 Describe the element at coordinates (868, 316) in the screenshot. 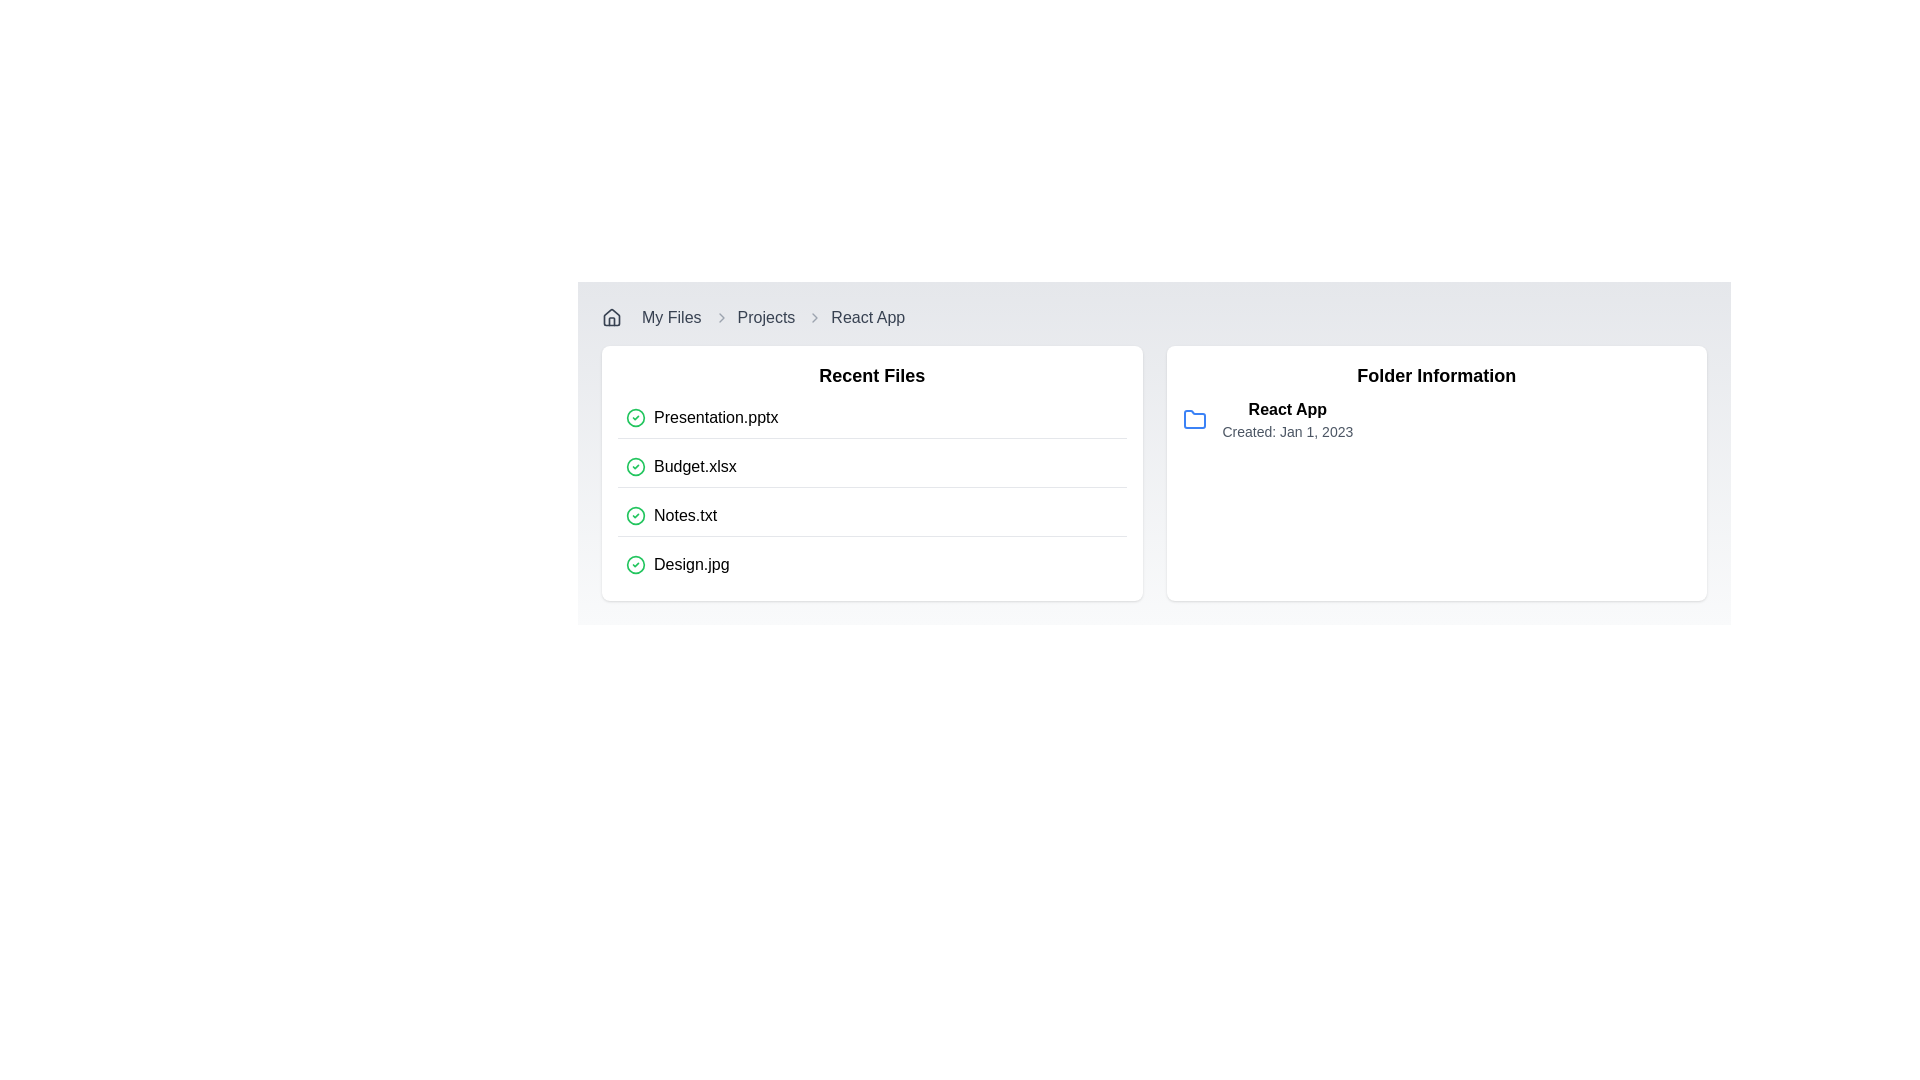

I see `the 'React App' hyperlink in the breadcrumb navigation bar` at that location.